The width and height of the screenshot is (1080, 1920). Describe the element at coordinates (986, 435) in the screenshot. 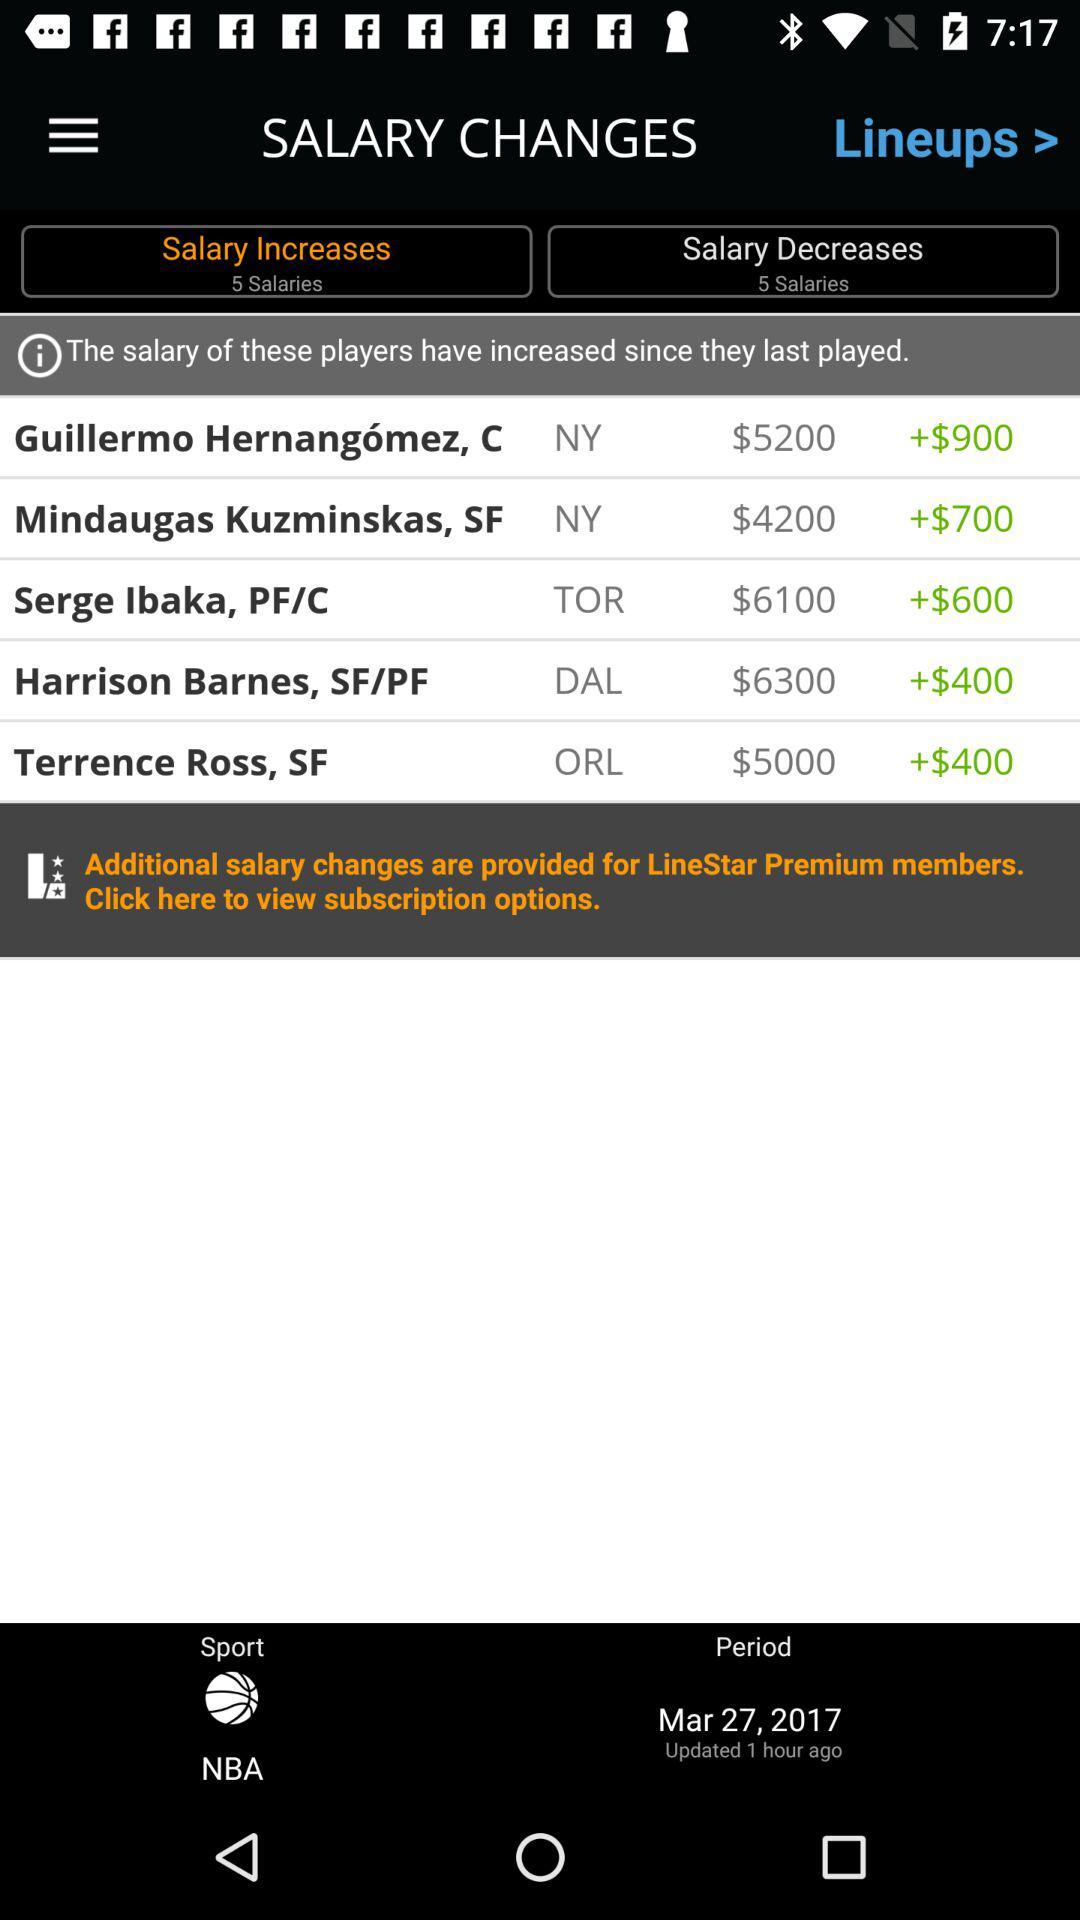

I see `the icon next to the $5200 icon` at that location.